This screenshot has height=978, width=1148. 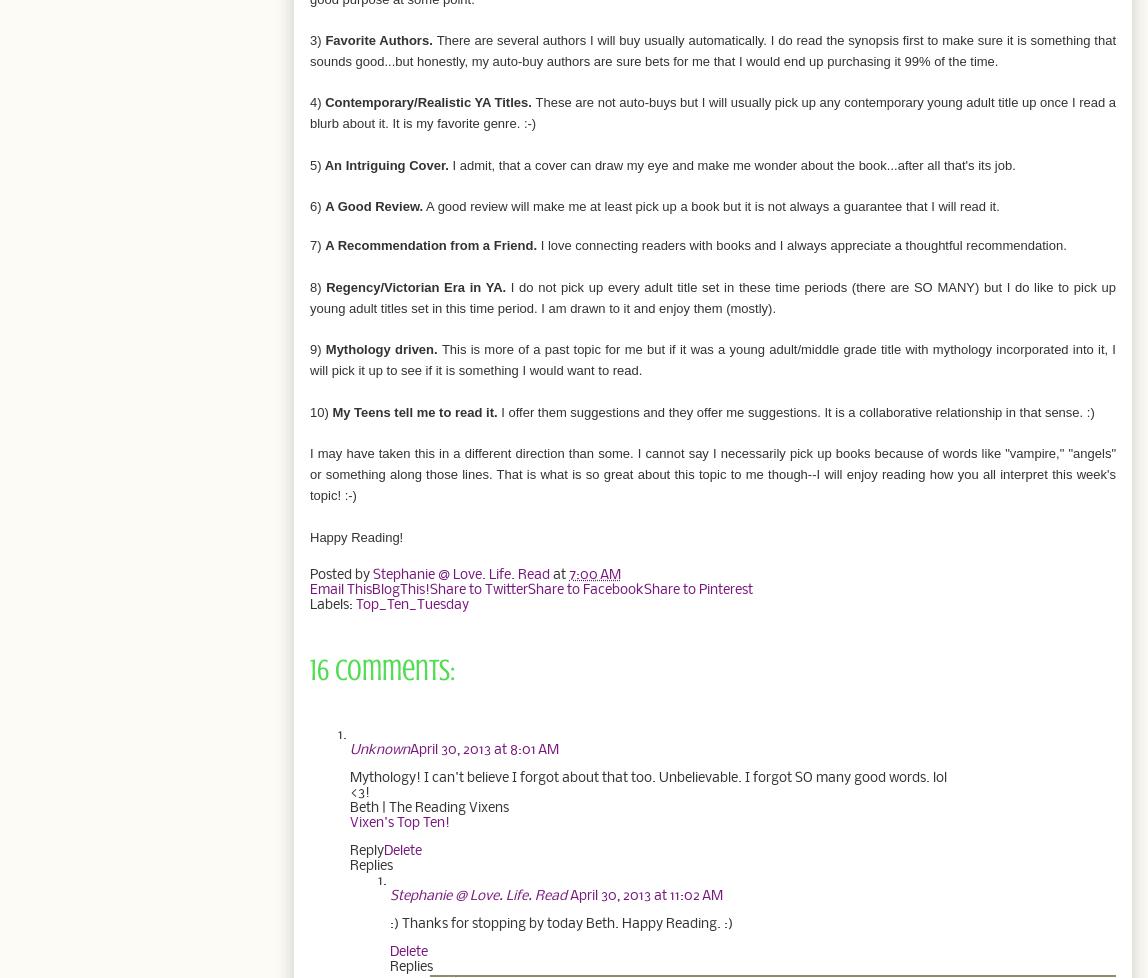 I want to click on 'A Good Review.', so click(x=374, y=206).